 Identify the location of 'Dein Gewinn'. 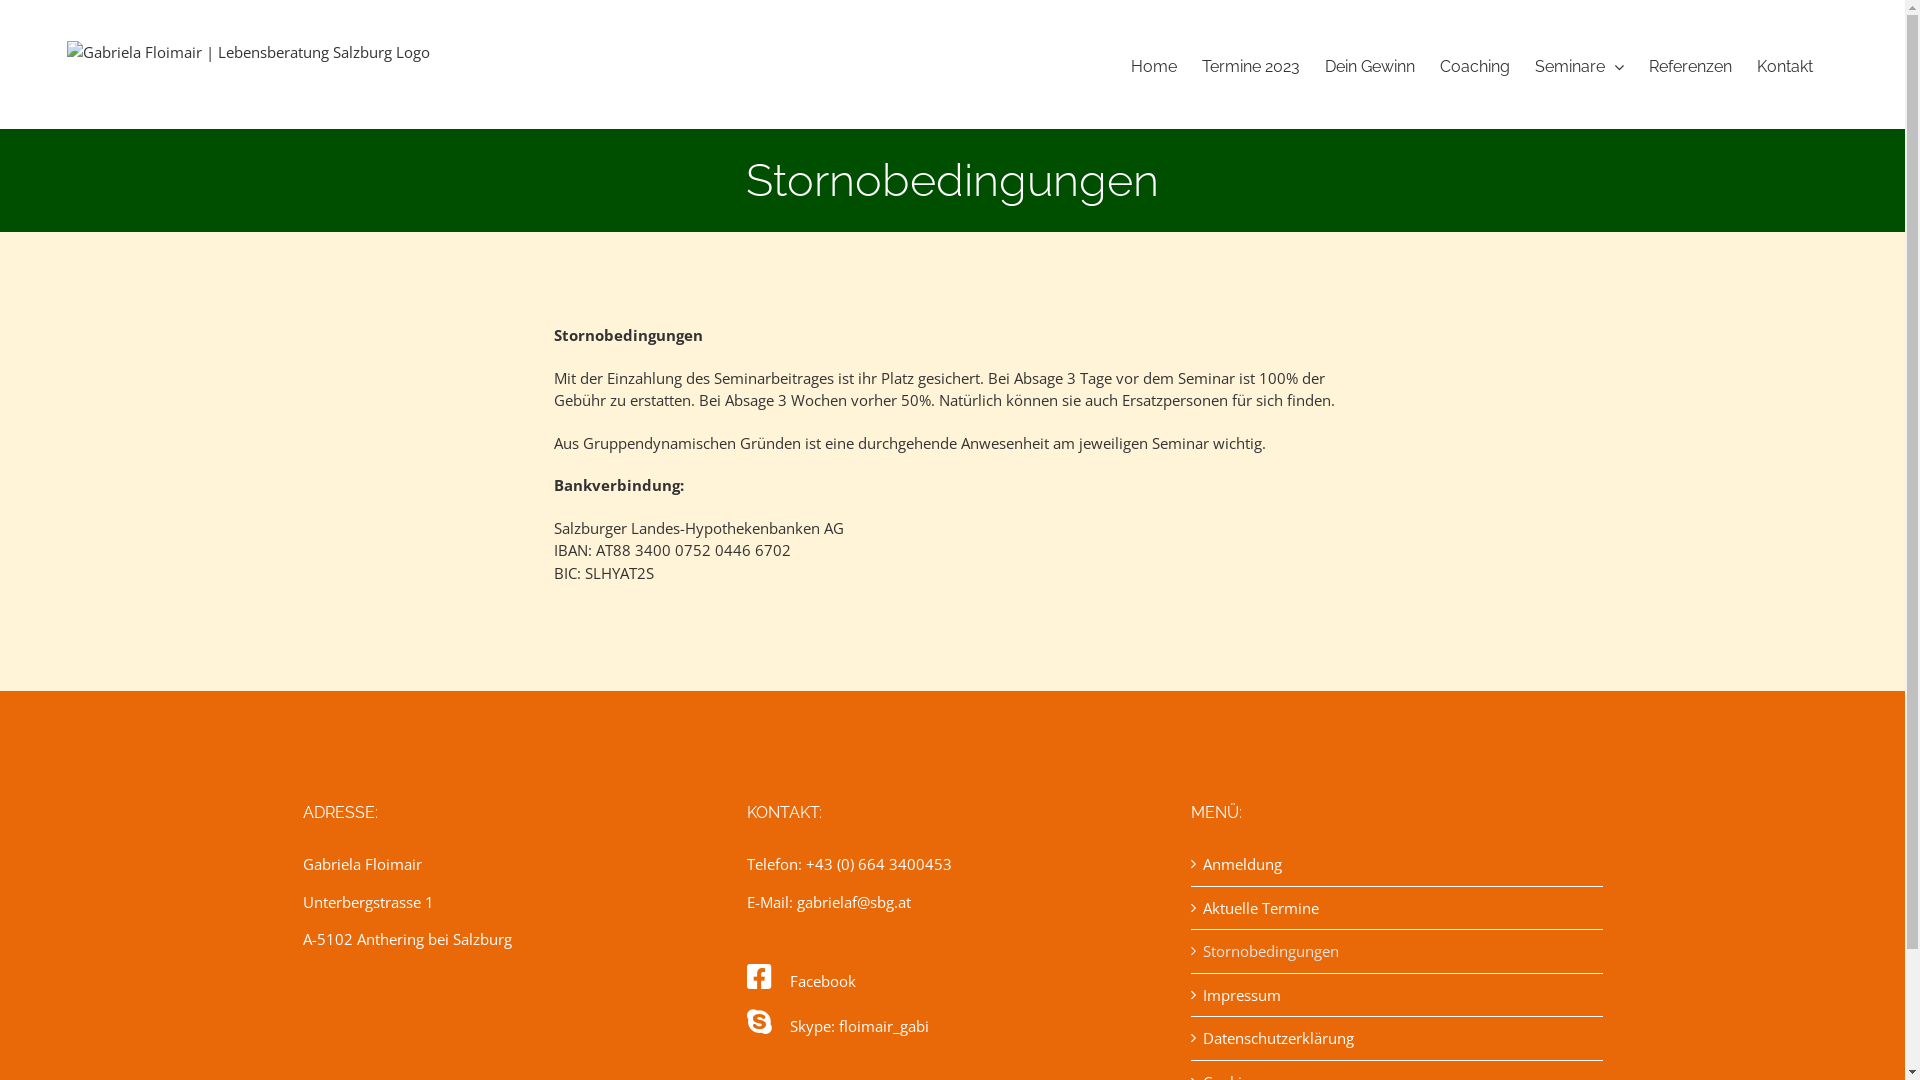
(1368, 65).